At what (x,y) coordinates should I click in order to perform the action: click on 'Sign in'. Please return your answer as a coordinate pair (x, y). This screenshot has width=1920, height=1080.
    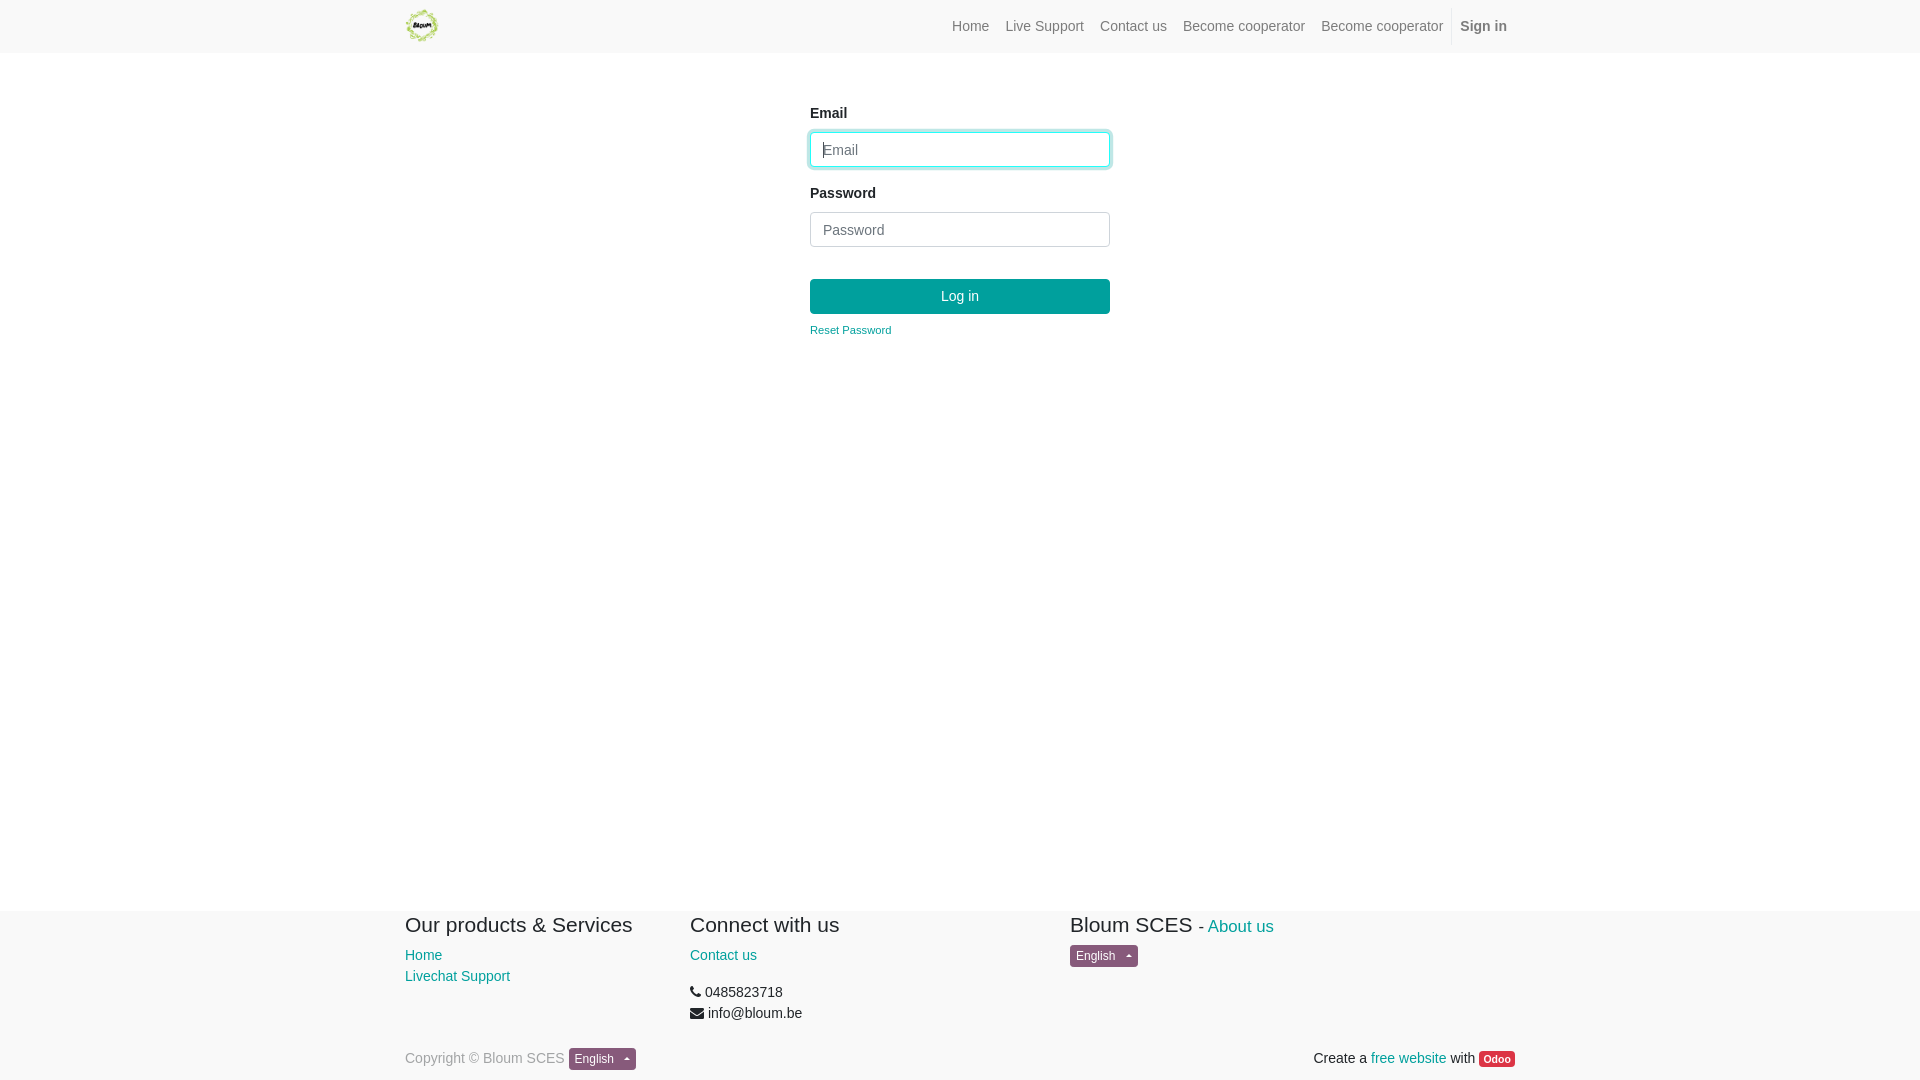
    Looking at the image, I should click on (1451, 26).